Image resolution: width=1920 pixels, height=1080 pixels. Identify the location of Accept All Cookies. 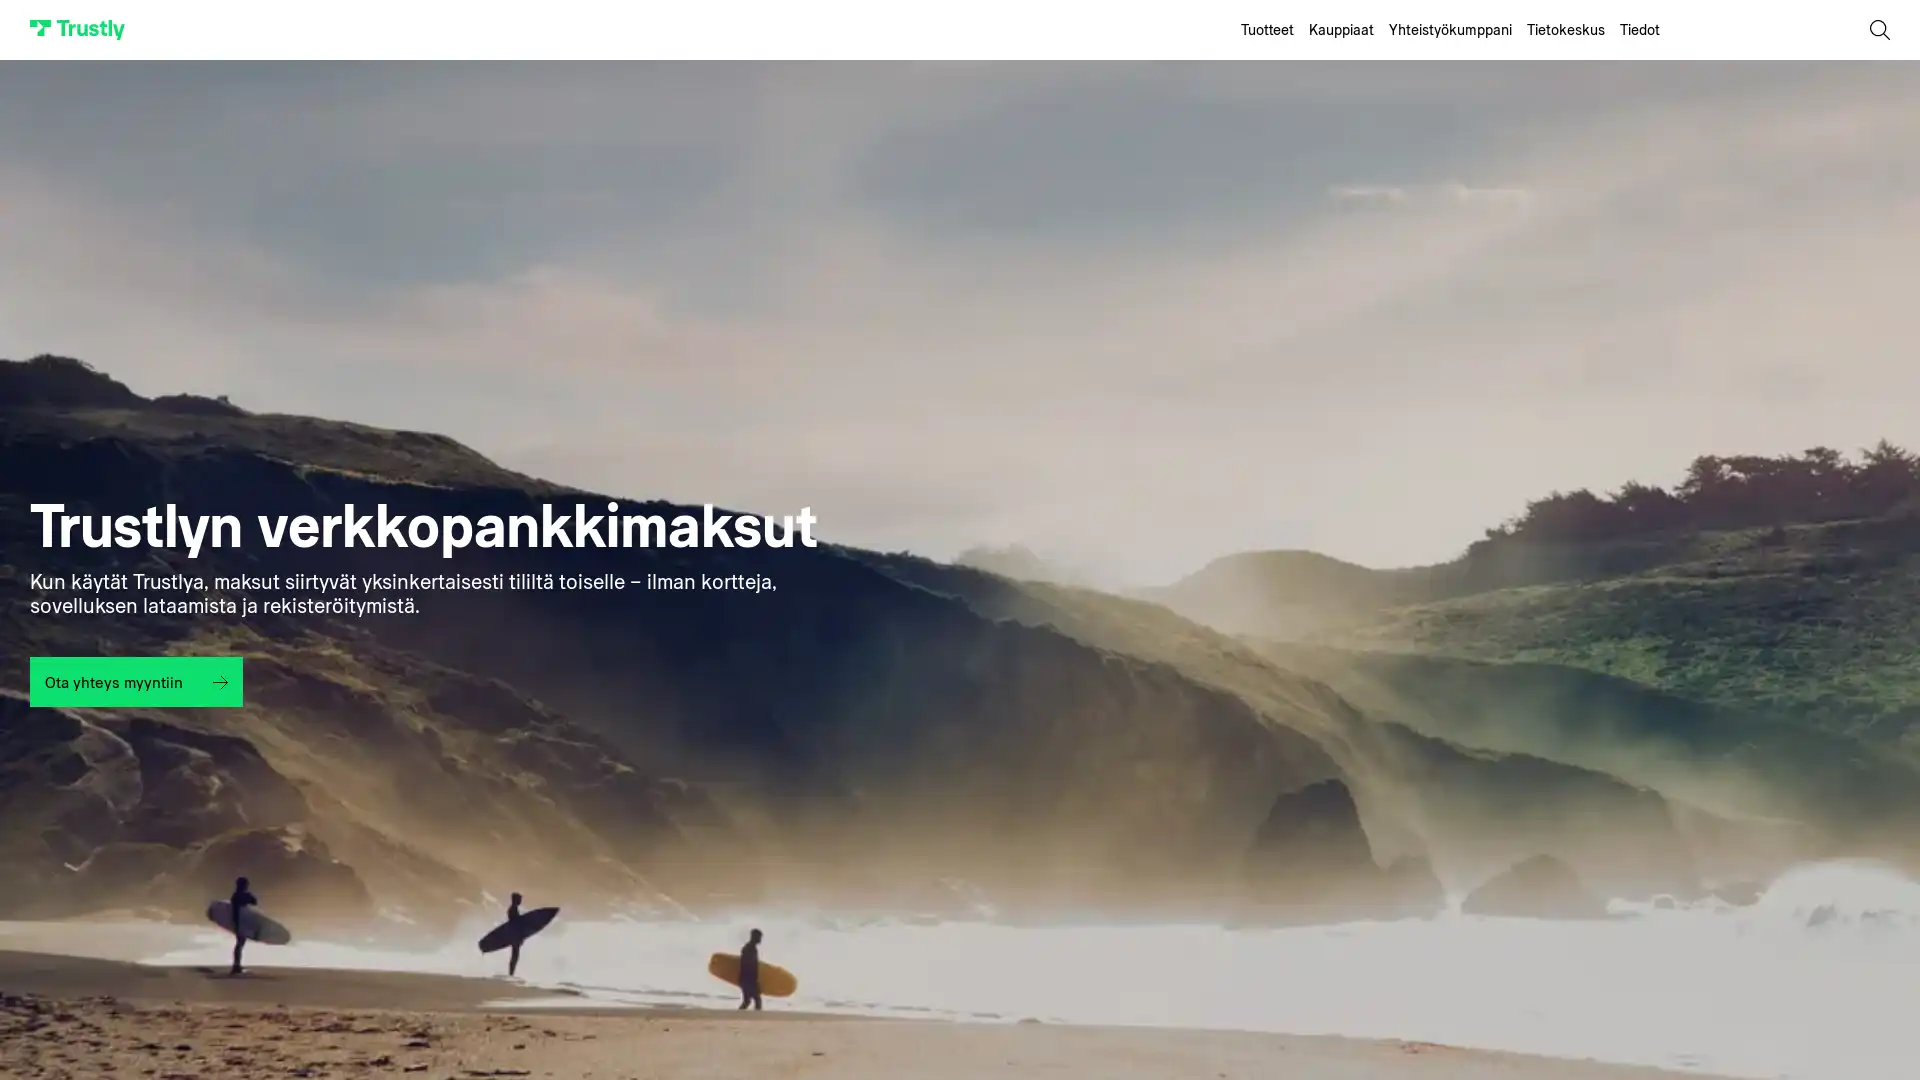
(757, 231).